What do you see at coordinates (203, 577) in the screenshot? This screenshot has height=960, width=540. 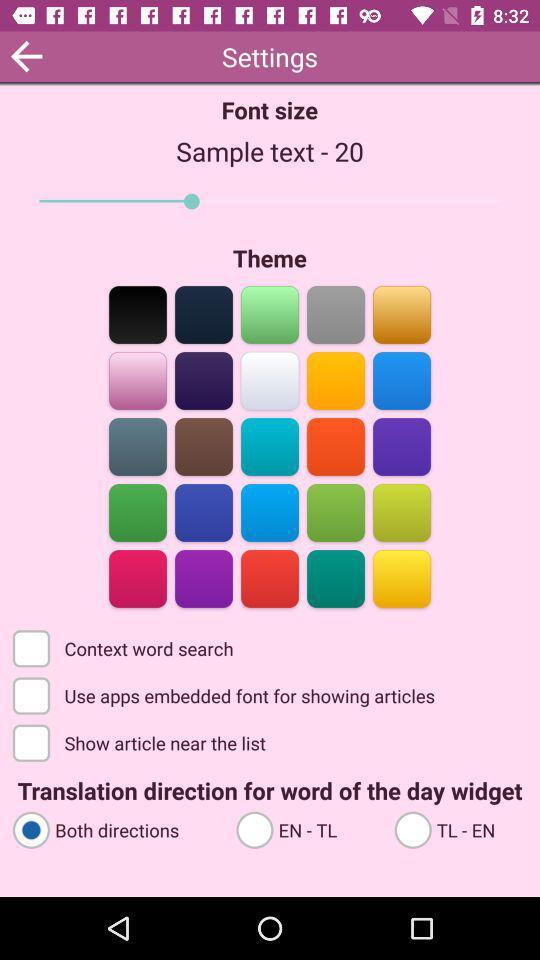 I see `the color purple for the font` at bounding box center [203, 577].